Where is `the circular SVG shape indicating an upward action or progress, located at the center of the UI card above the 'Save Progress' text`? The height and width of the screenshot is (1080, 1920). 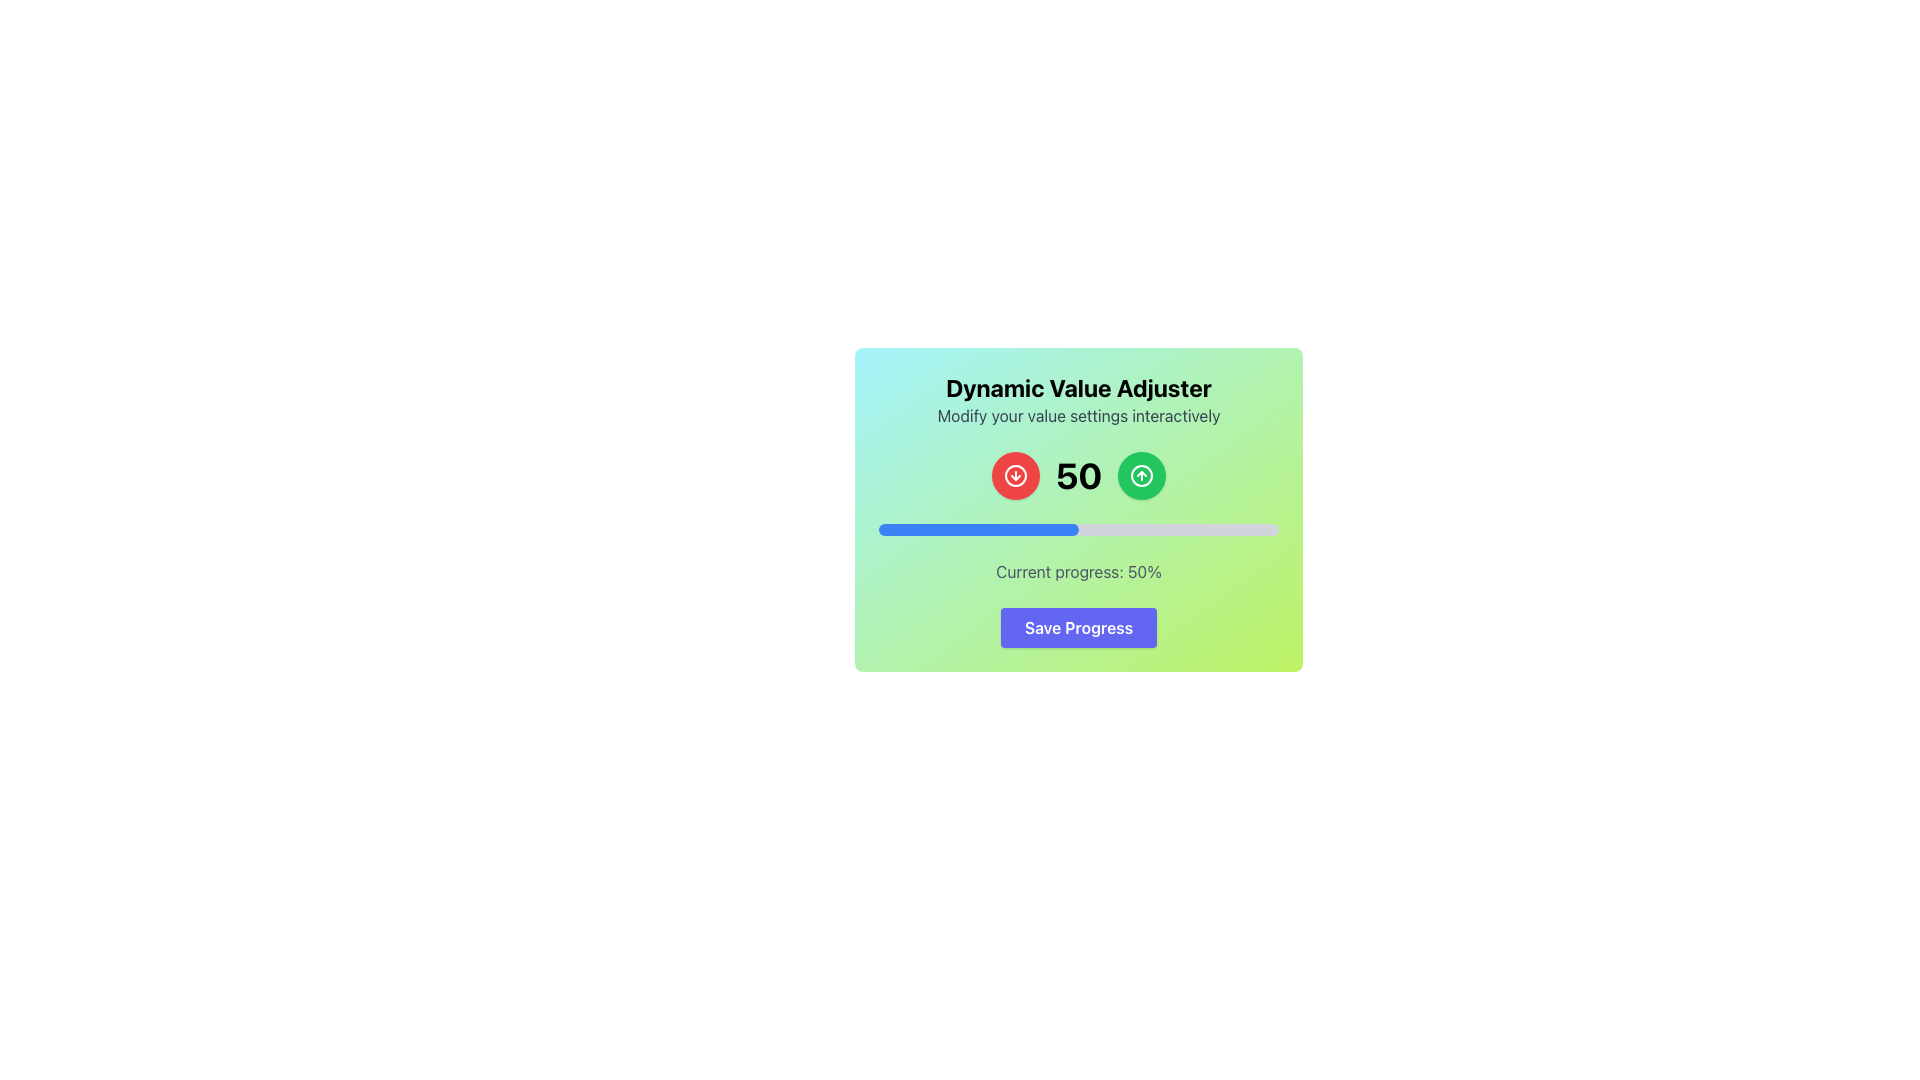 the circular SVG shape indicating an upward action or progress, located at the center of the UI card above the 'Save Progress' text is located at coordinates (1142, 475).